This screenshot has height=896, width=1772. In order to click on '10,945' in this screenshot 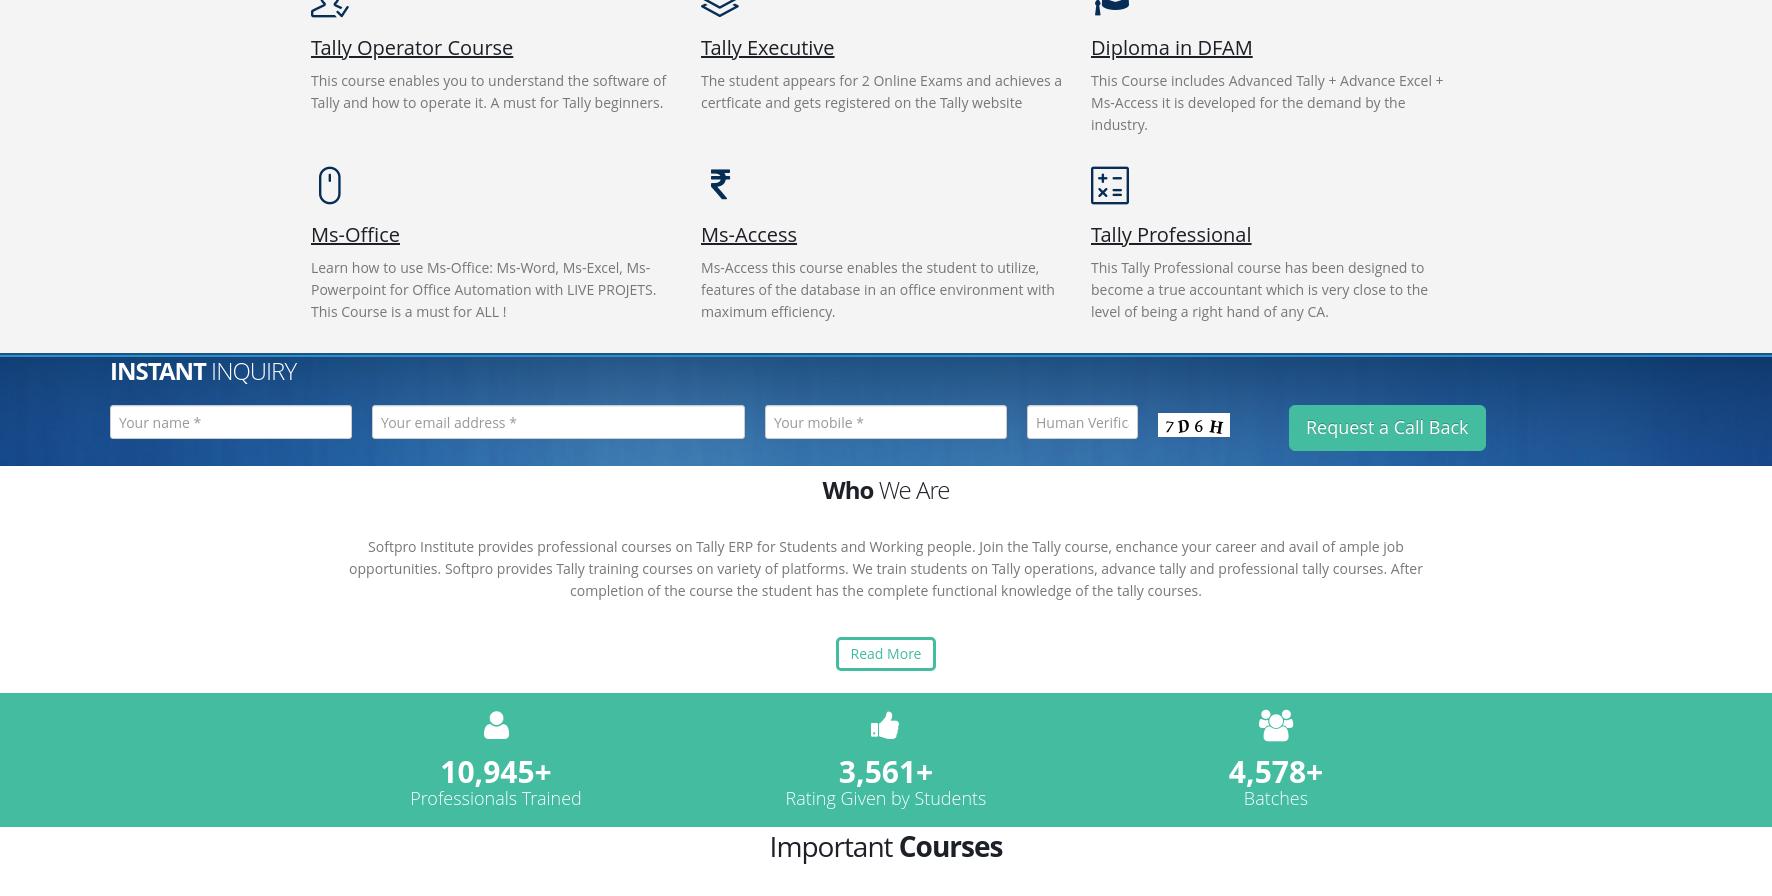, I will do `click(485, 770)`.